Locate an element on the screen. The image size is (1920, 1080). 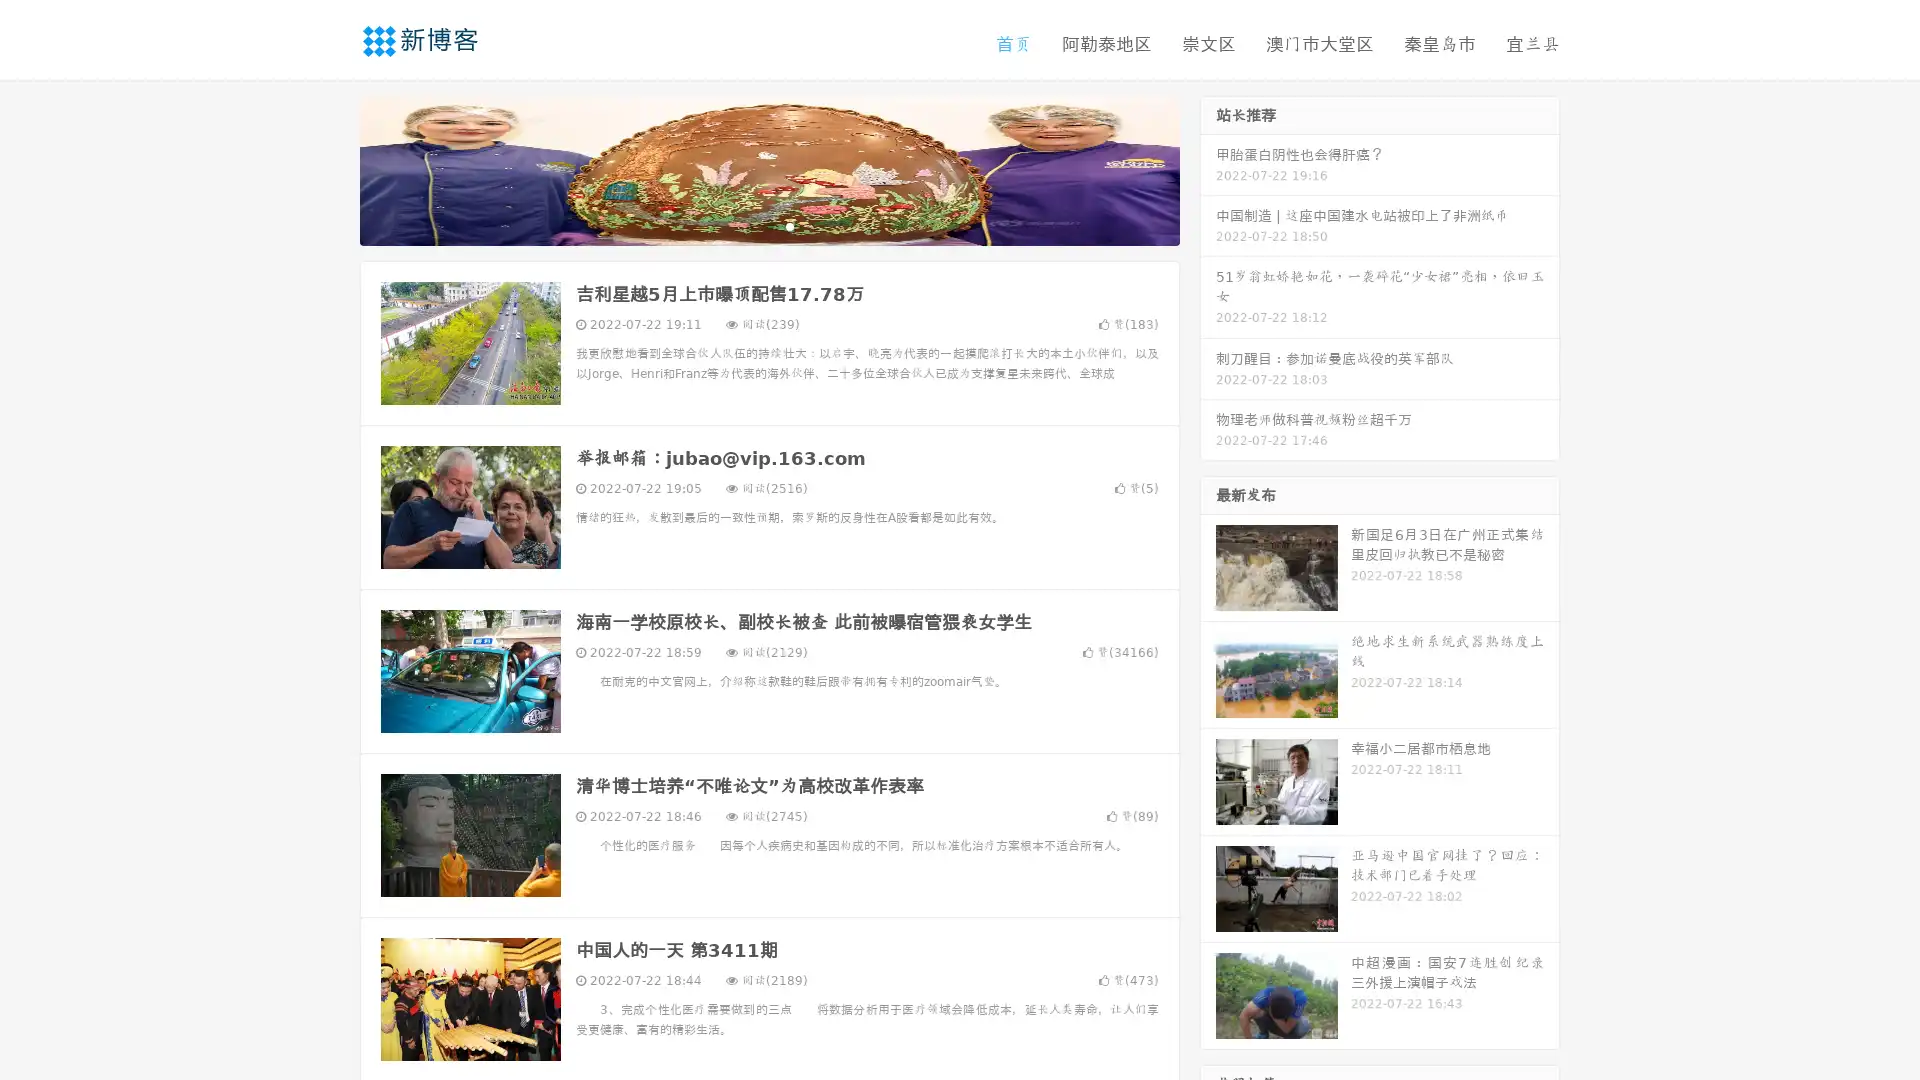
Go to slide 1 is located at coordinates (748, 225).